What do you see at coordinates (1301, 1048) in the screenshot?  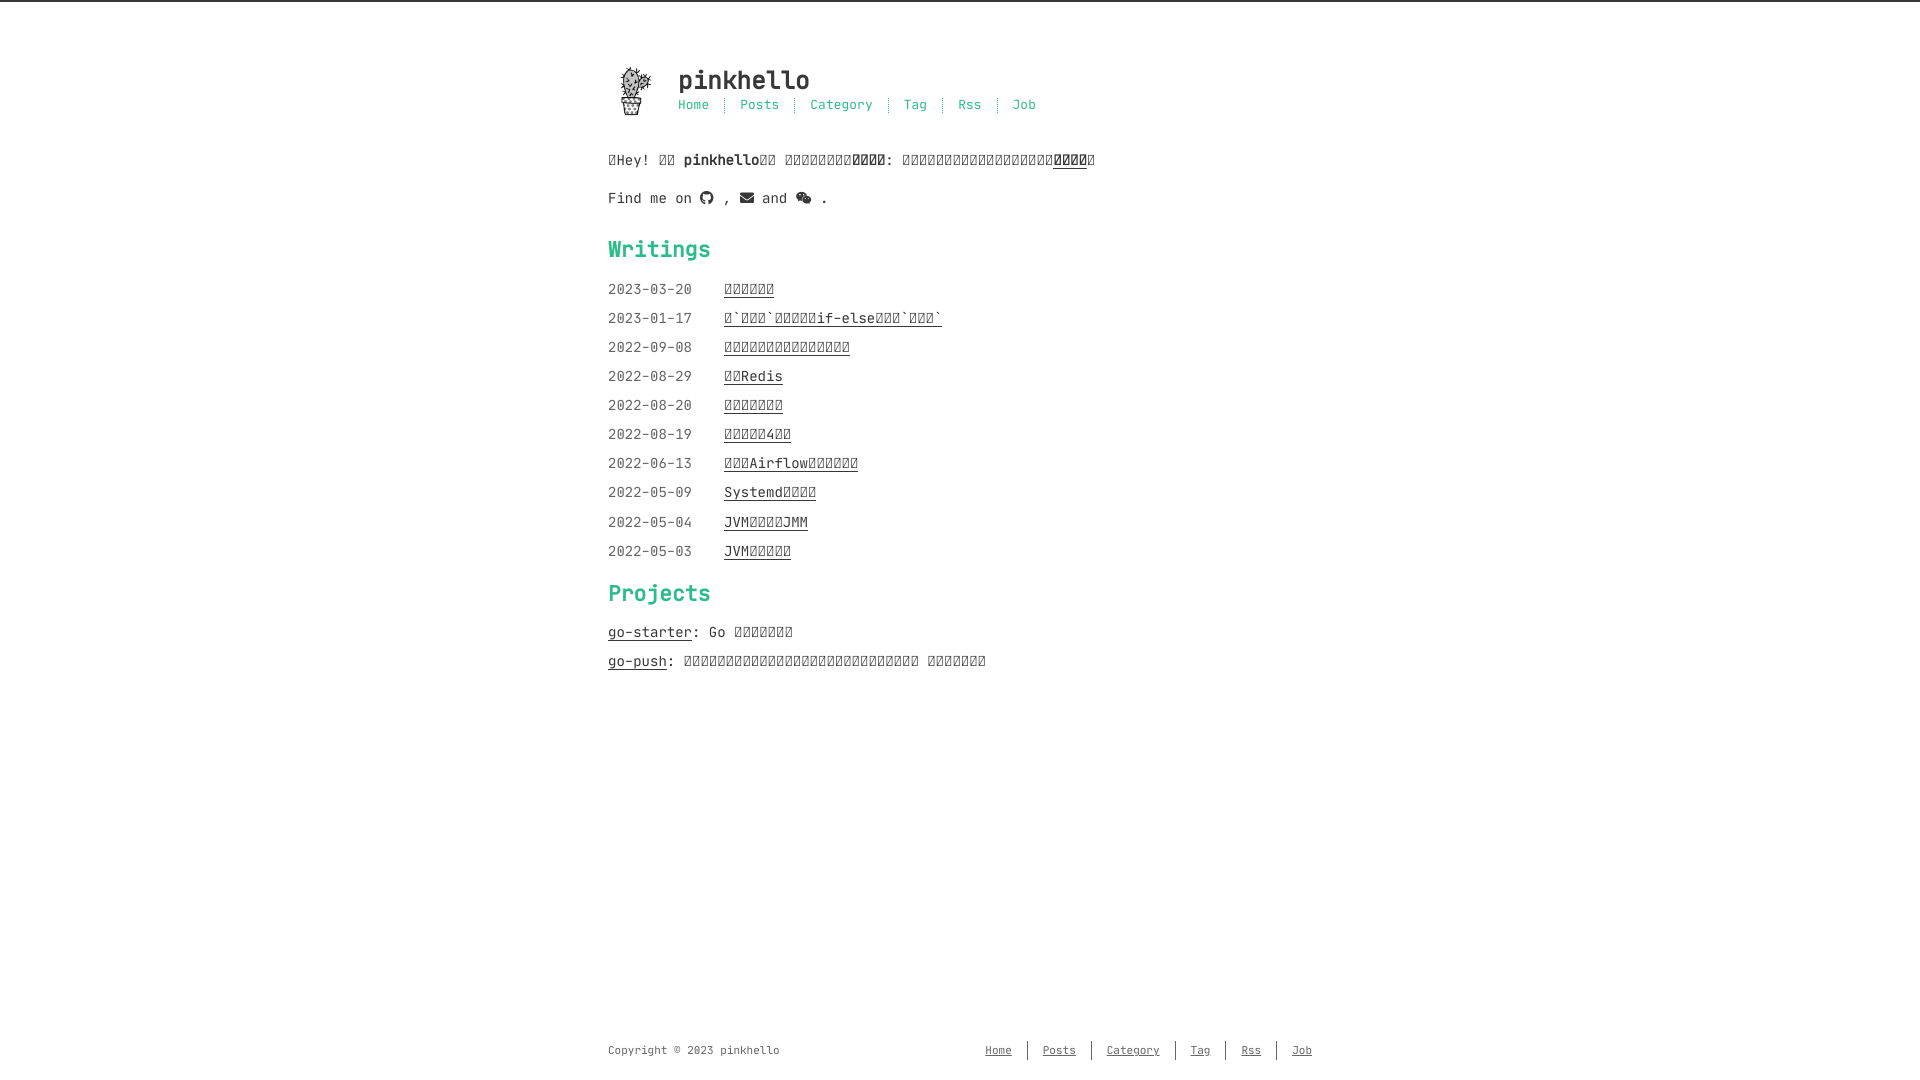 I see `'Job'` at bounding box center [1301, 1048].